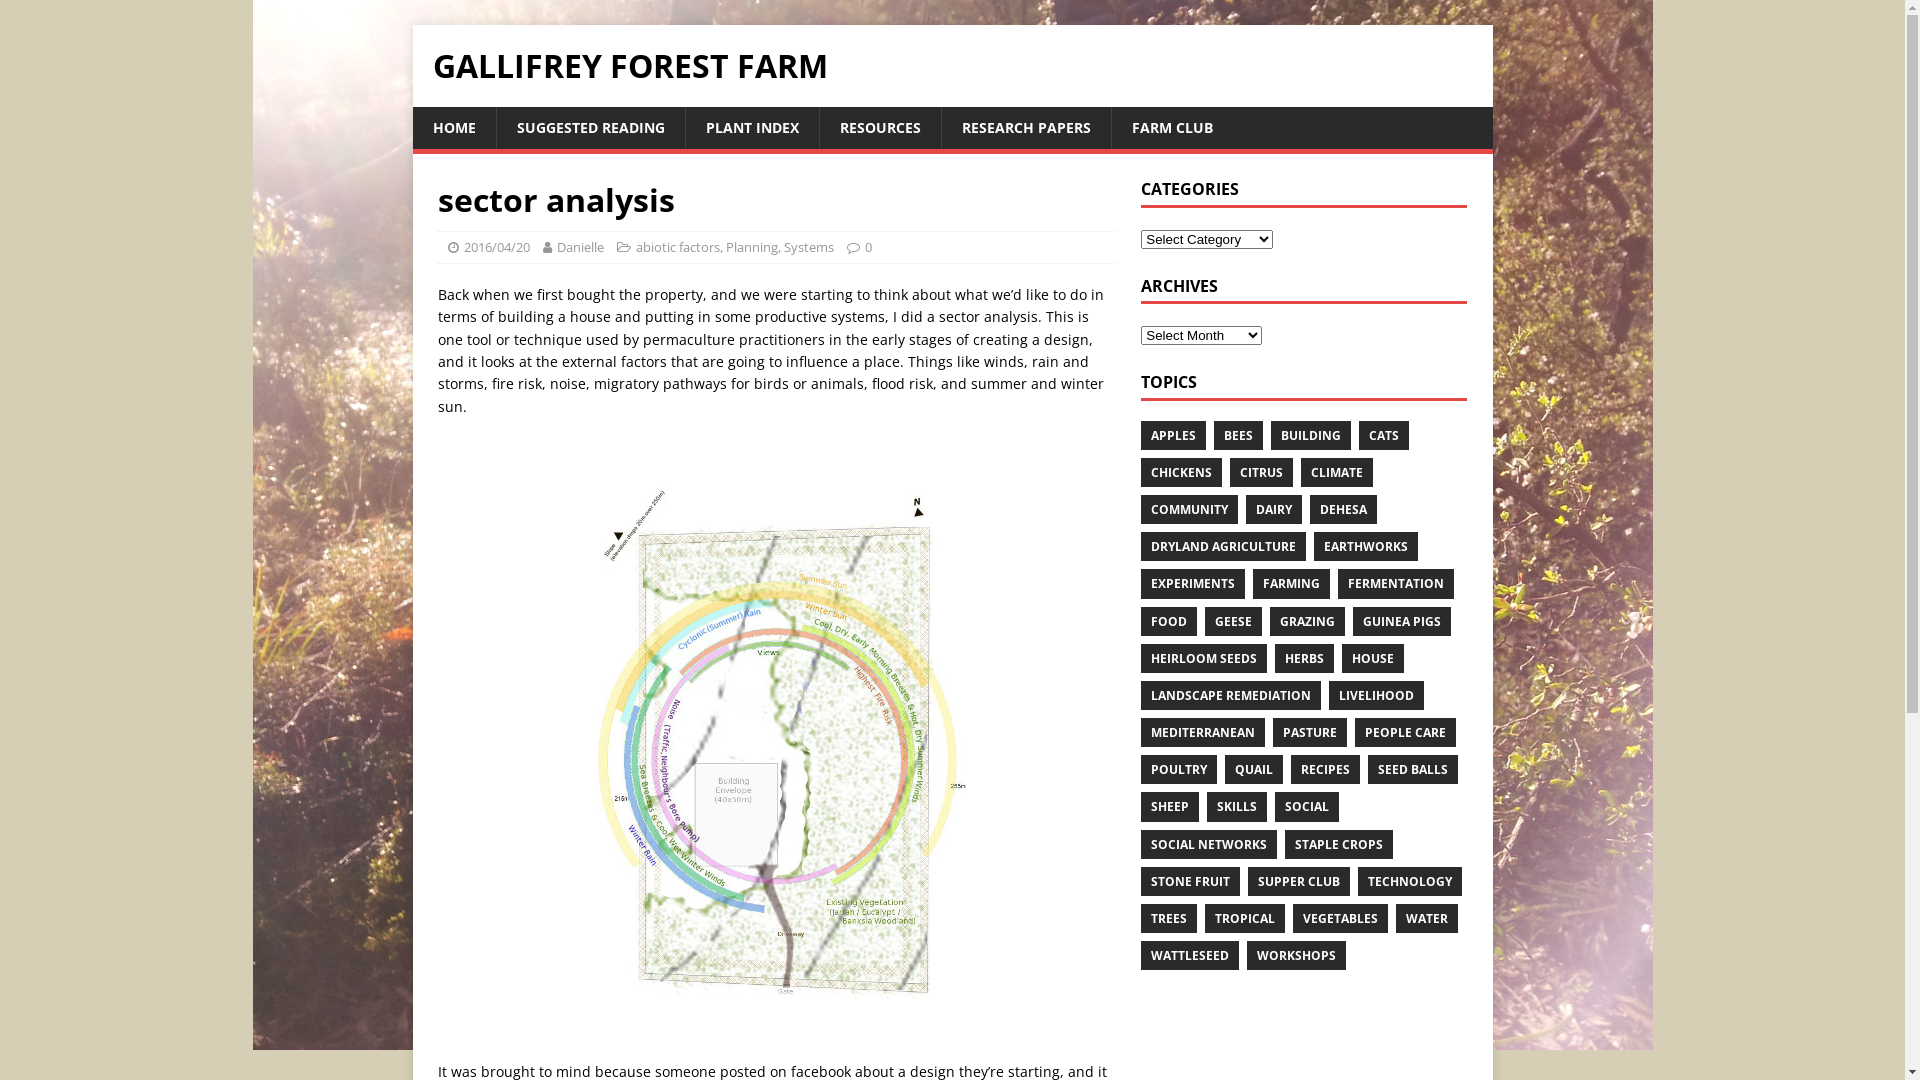 This screenshot has width=1920, height=1080. What do you see at coordinates (589, 127) in the screenshot?
I see `'SUGGESTED READING'` at bounding box center [589, 127].